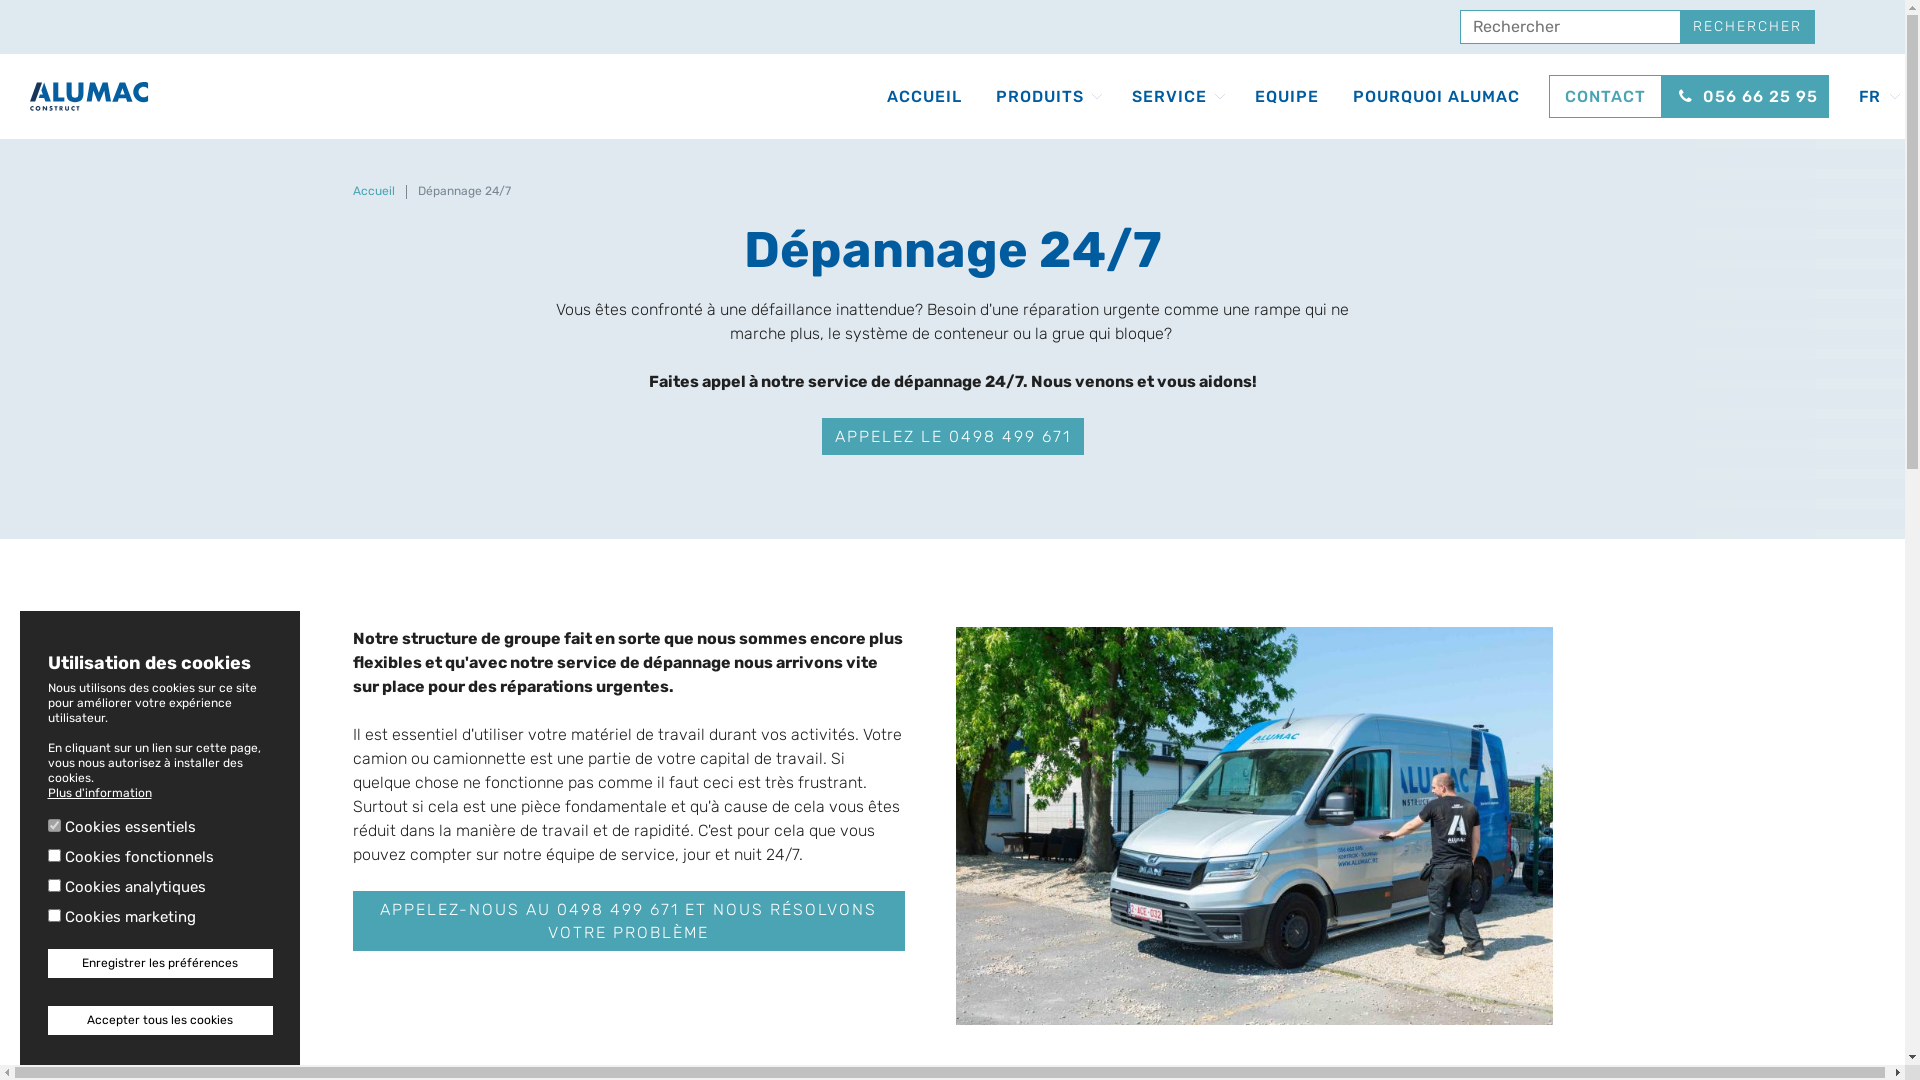 The width and height of the screenshot is (1920, 1080). Describe the element at coordinates (373, 191) in the screenshot. I see `'Accueil'` at that location.